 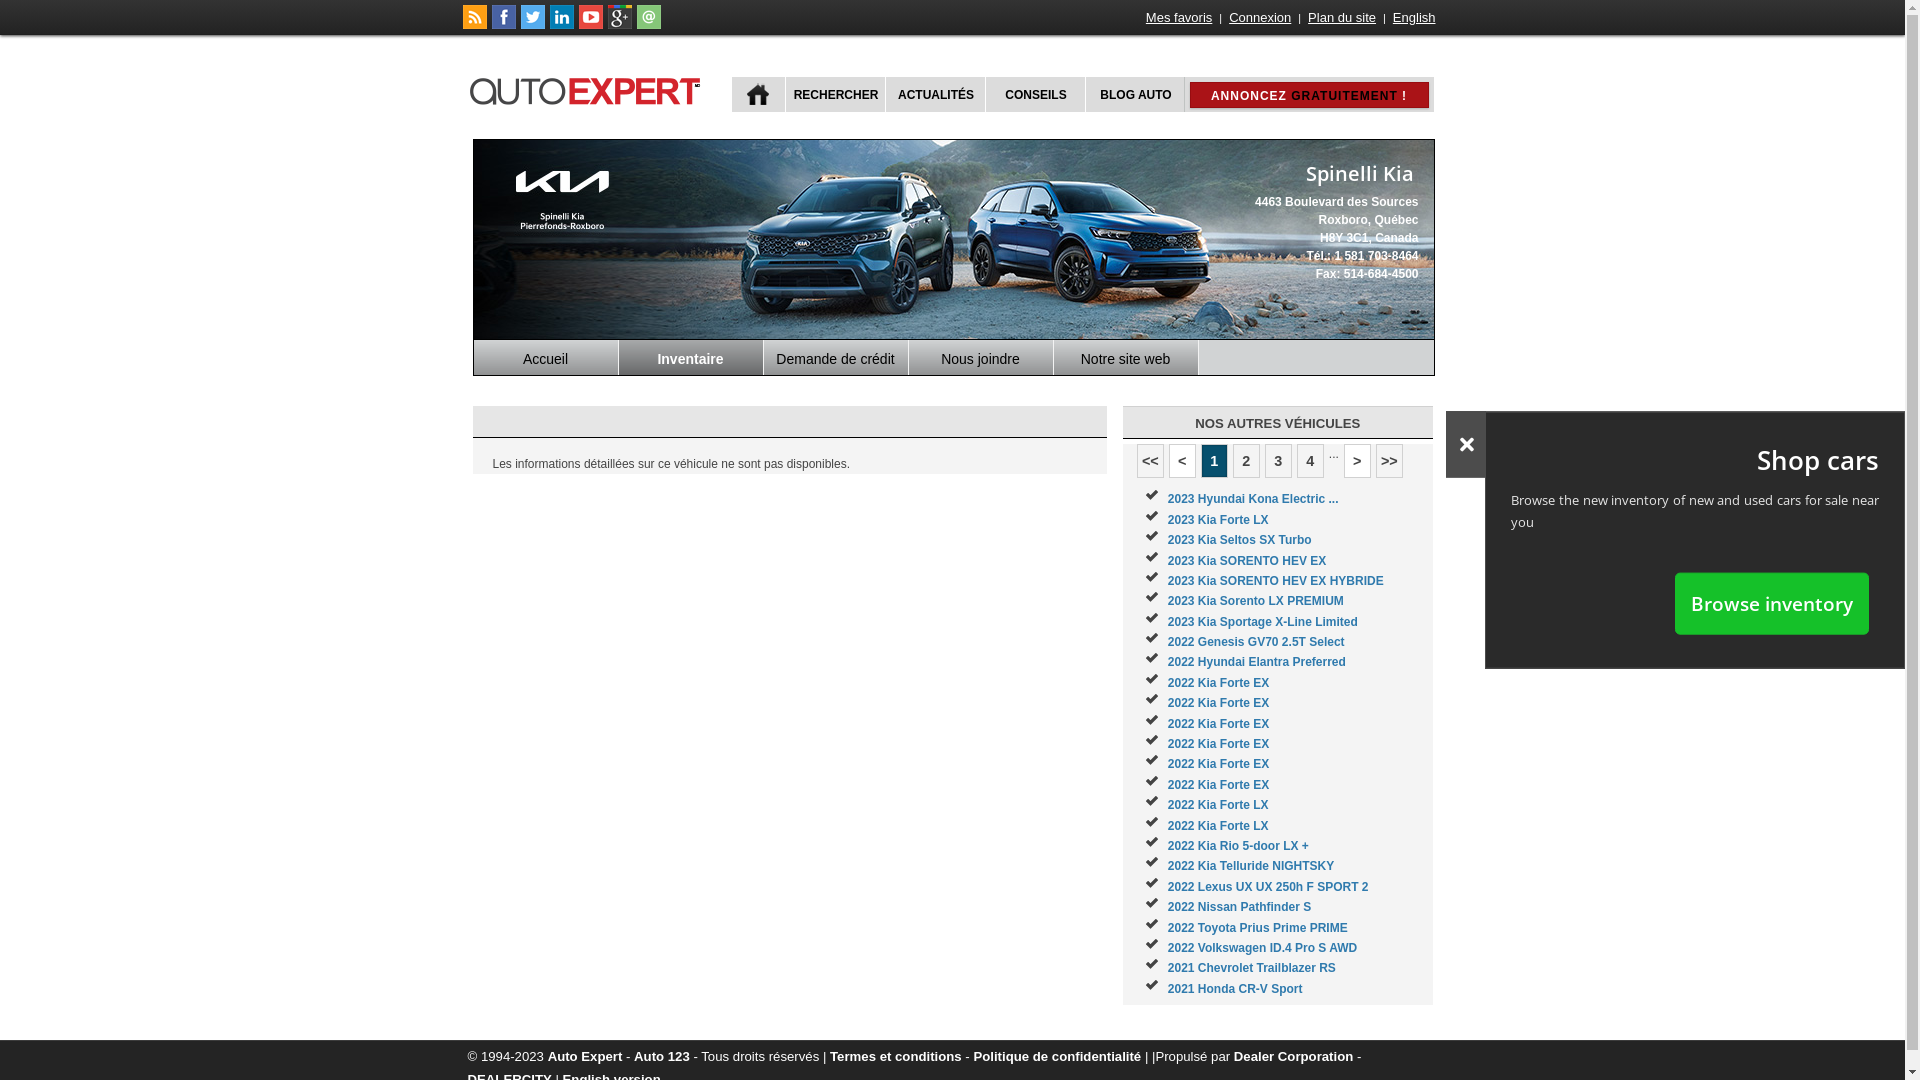 I want to click on '2022 Genesis GV70 2.5T Select', so click(x=1255, y=641).